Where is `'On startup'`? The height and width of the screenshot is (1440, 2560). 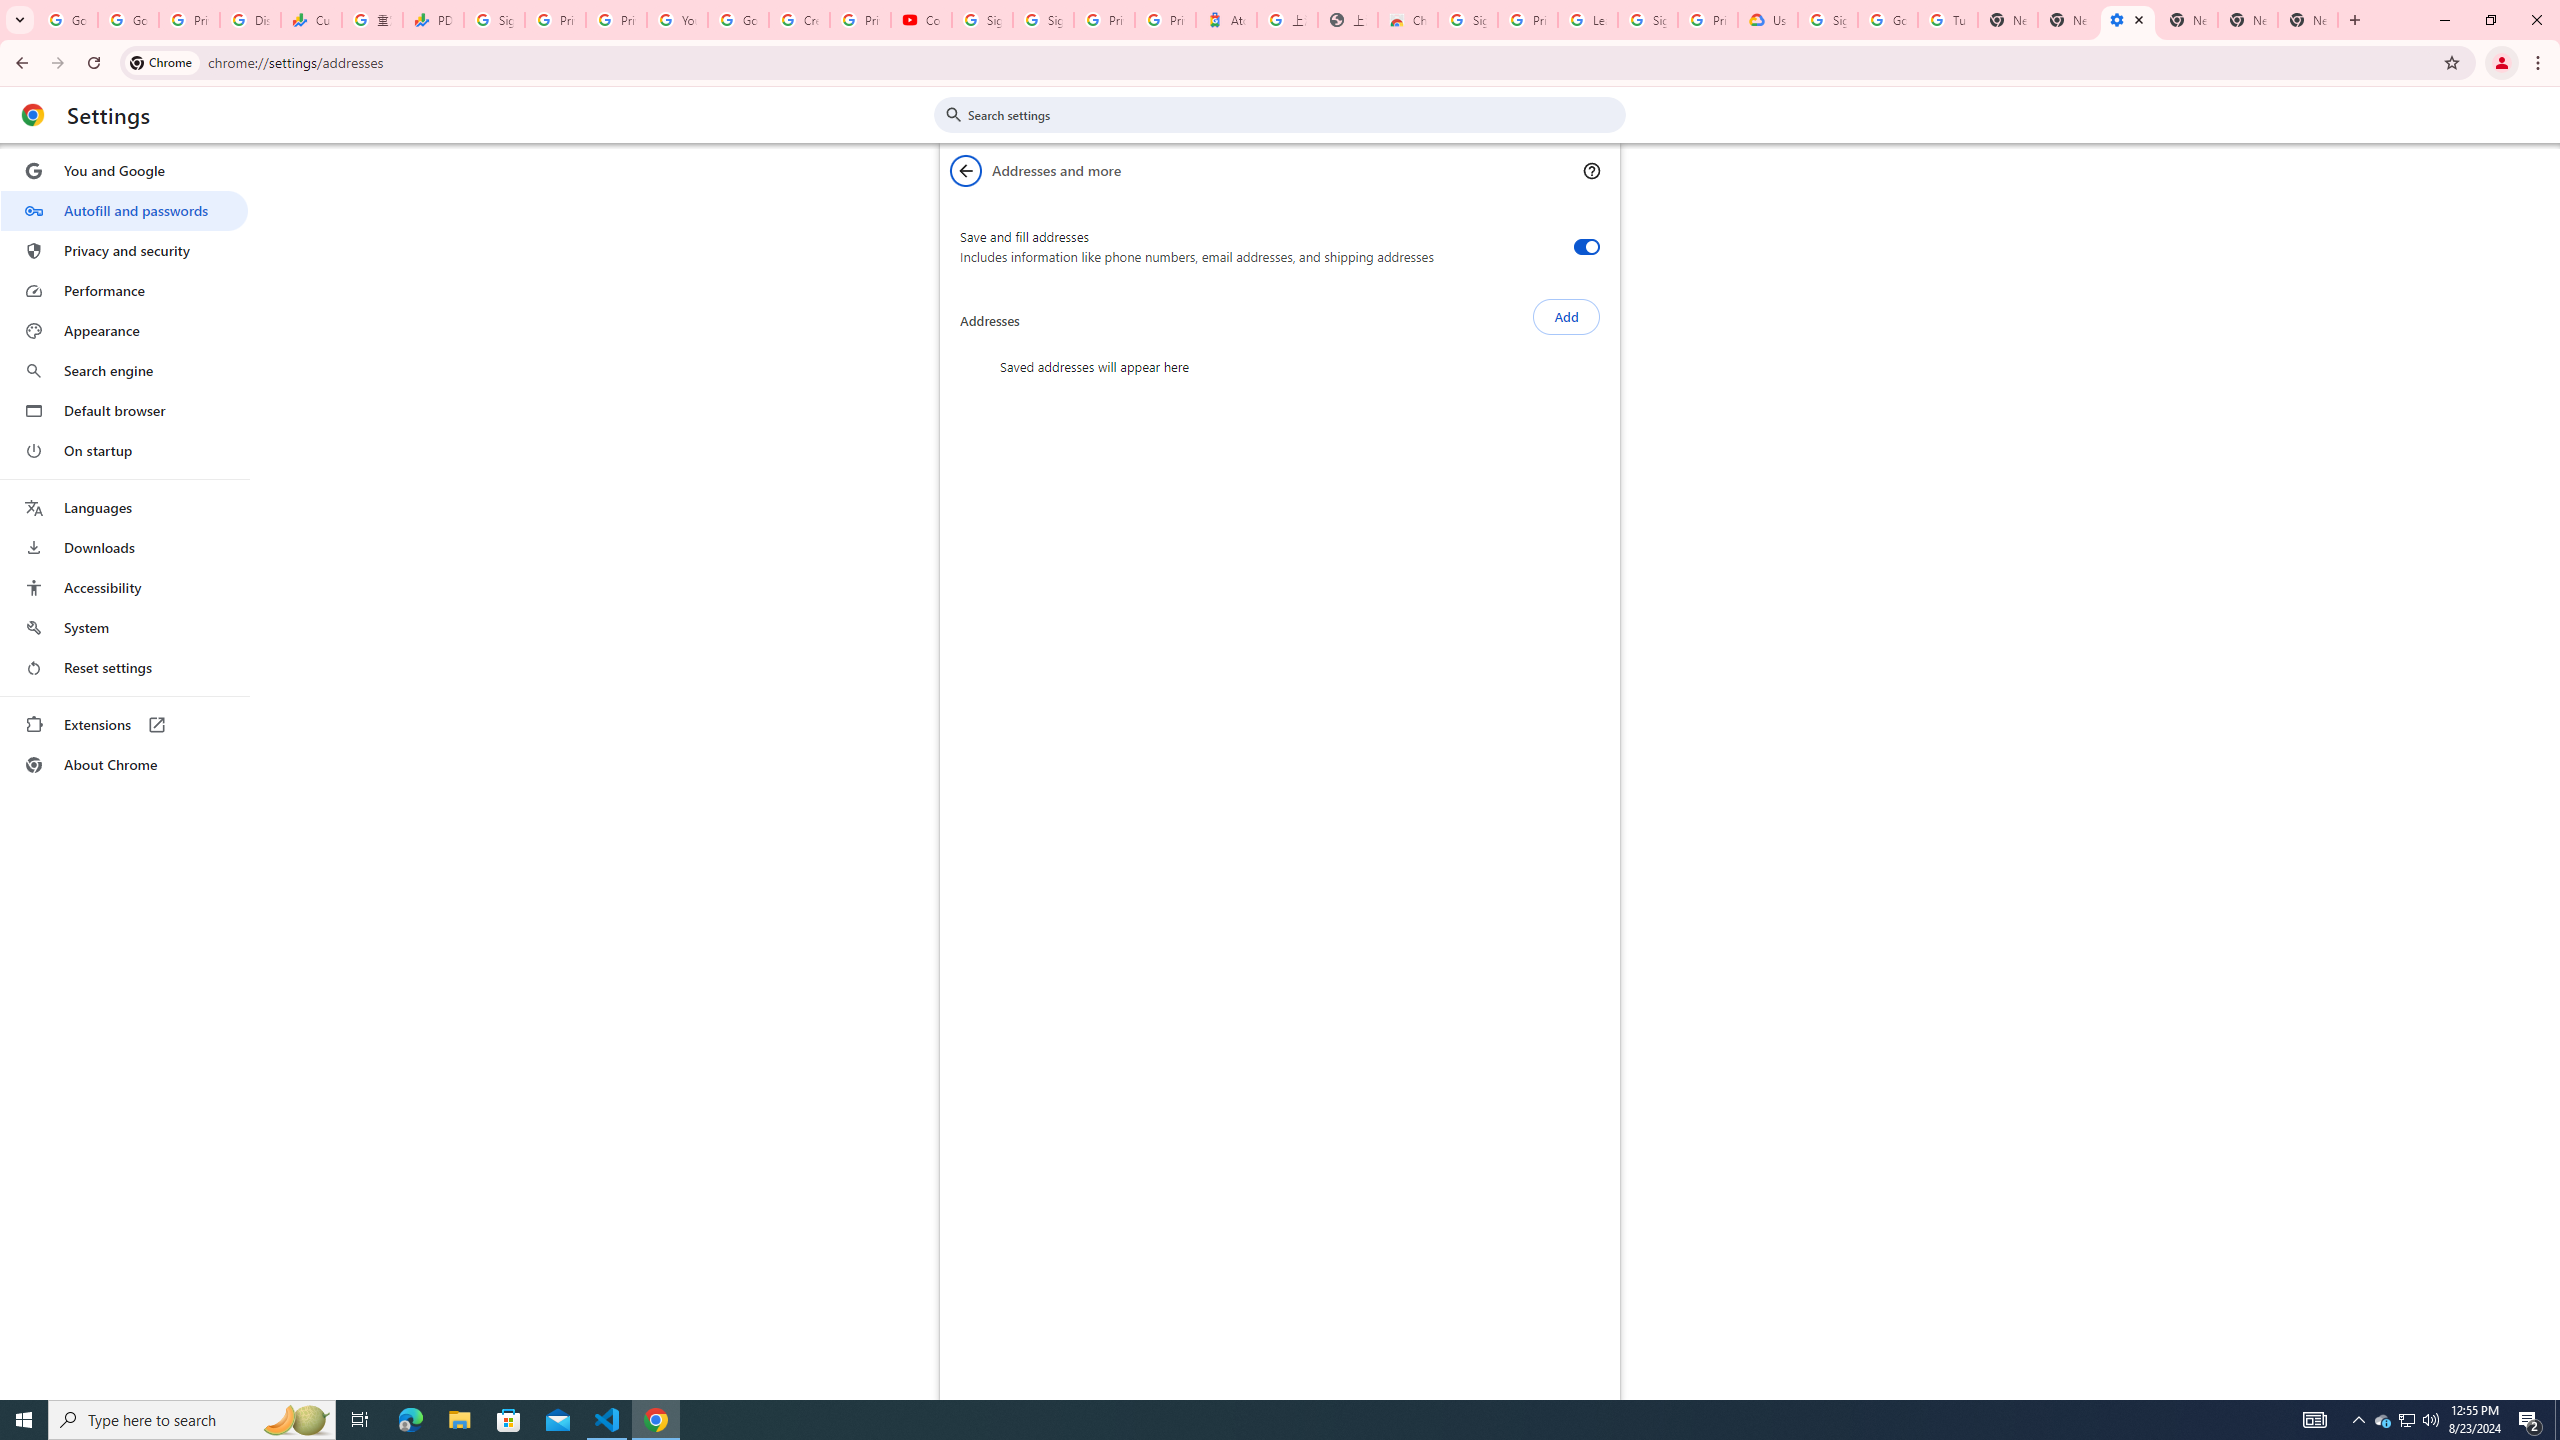
'On startup' is located at coordinates (123, 449).